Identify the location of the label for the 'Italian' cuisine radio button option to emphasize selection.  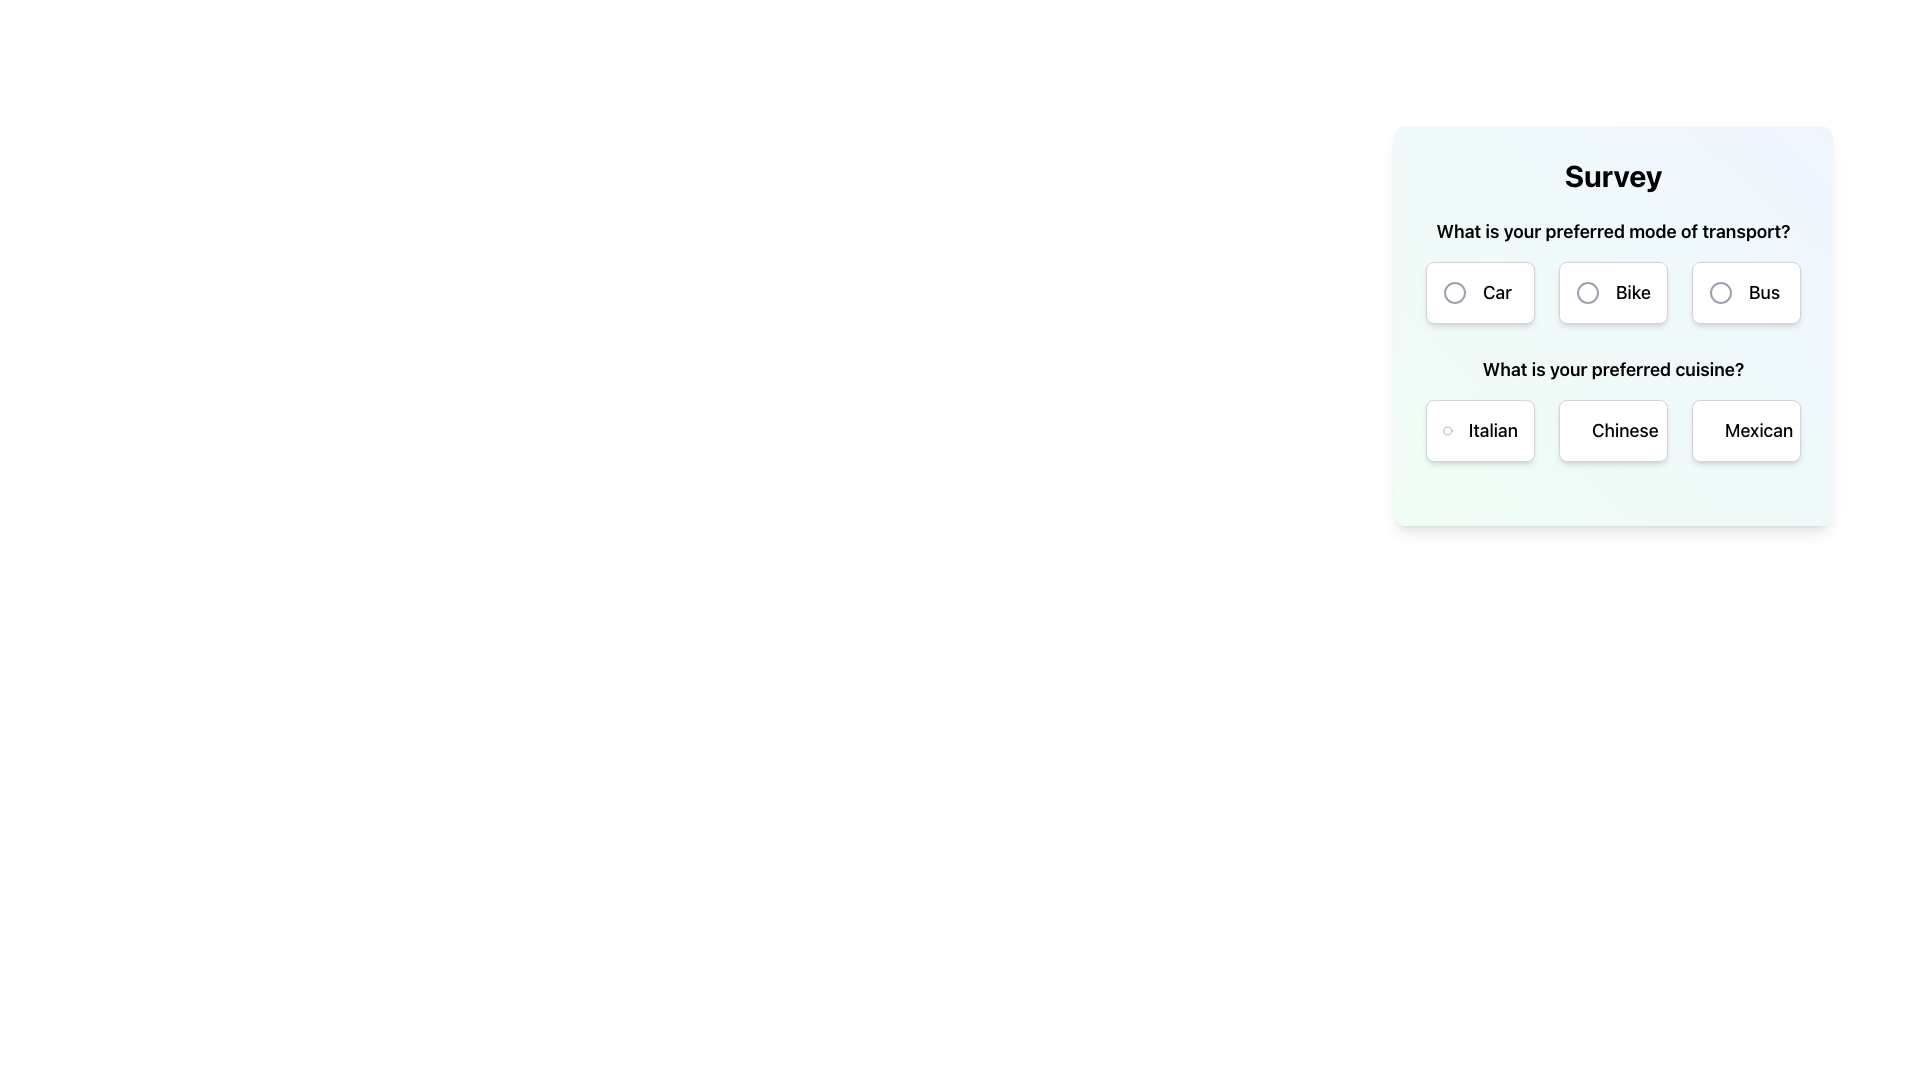
(1493, 430).